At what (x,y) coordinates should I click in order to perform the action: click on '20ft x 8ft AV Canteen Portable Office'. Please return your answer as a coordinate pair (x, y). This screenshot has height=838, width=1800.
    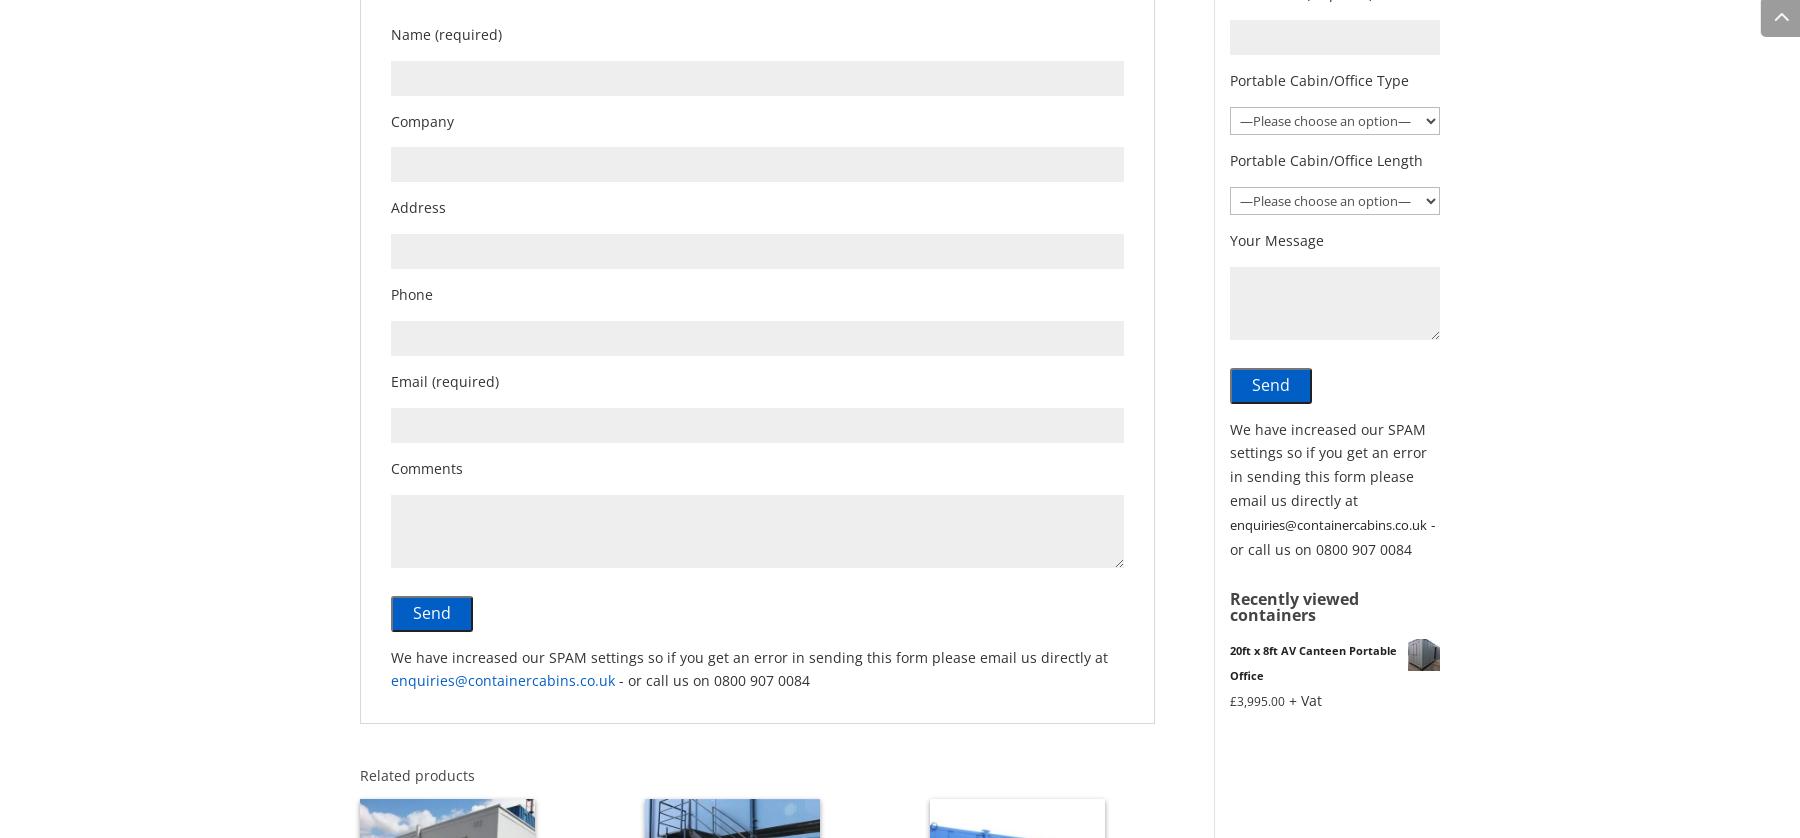
    Looking at the image, I should click on (1312, 662).